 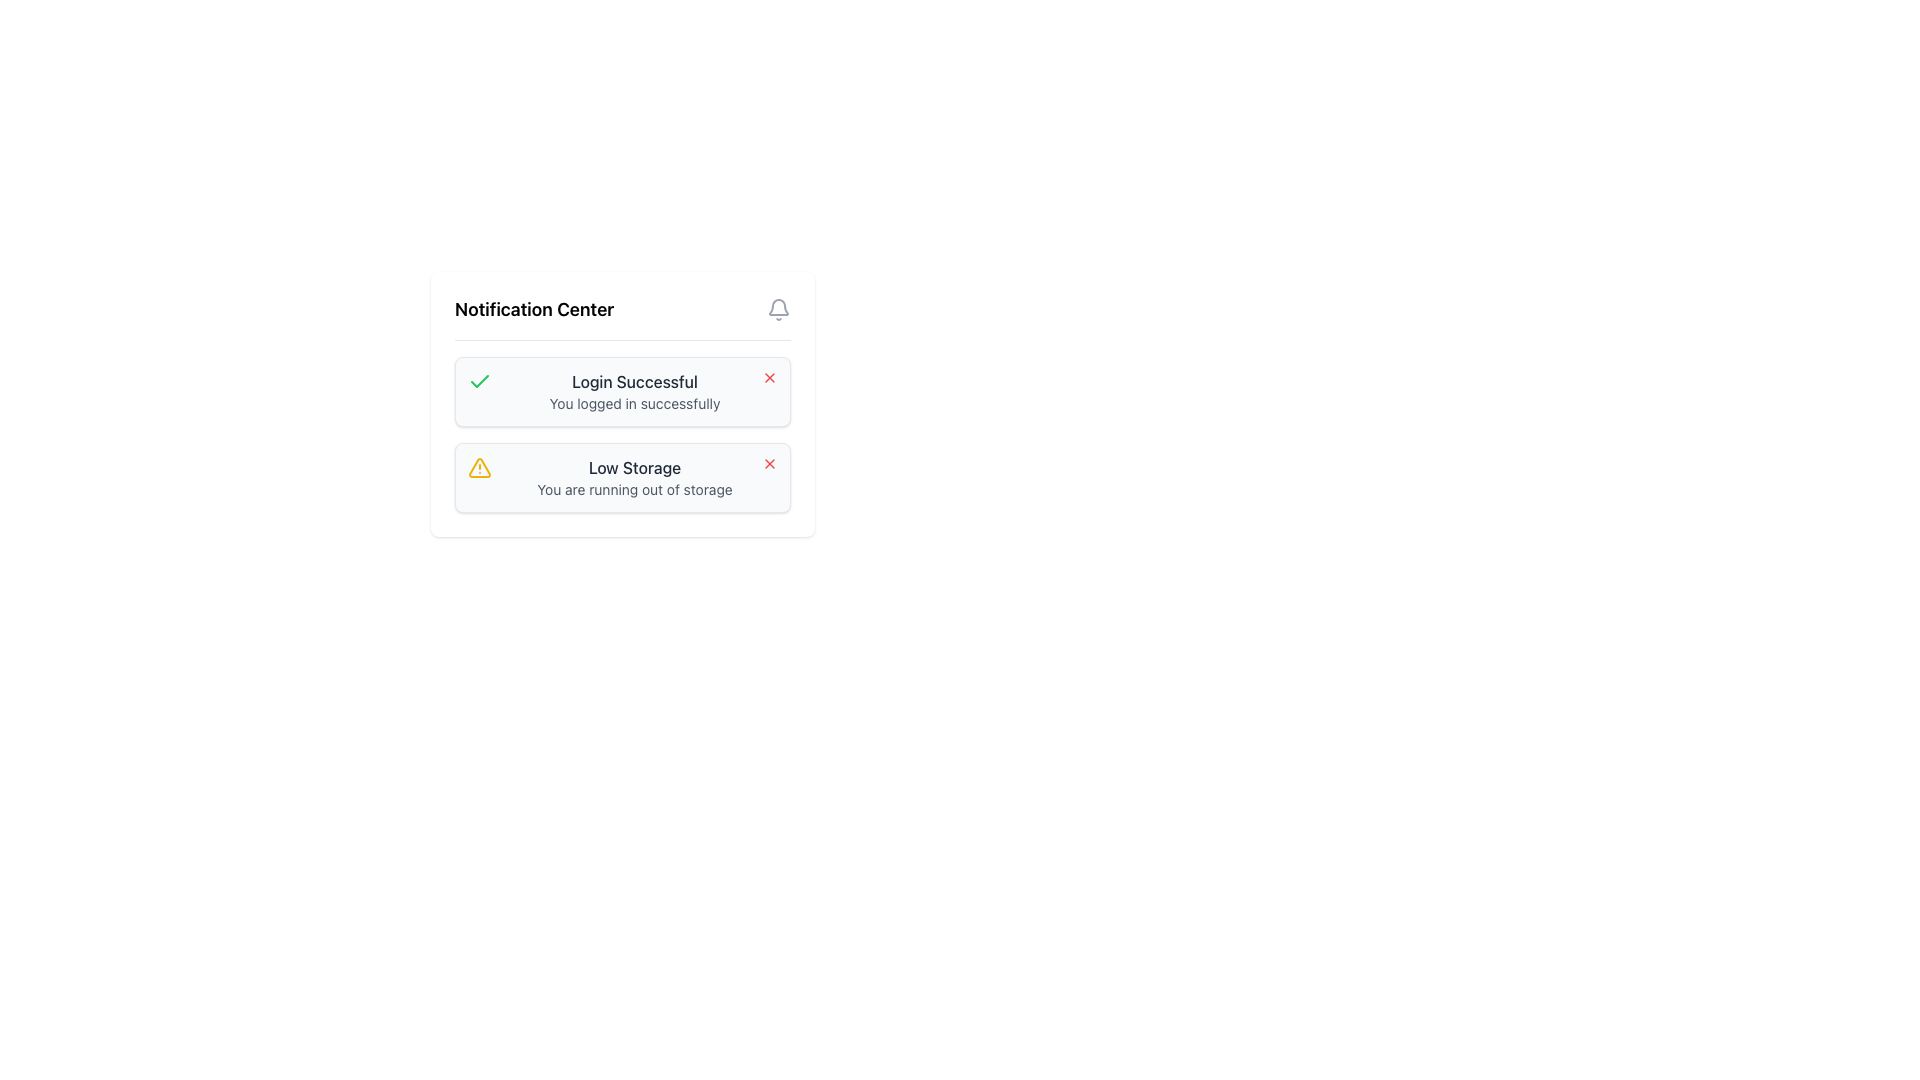 I want to click on text label that reads 'Login Successful', which is styled with a medium font weight and dark gray color, located in the top notification block of the 'Notification Center', so click(x=633, y=381).